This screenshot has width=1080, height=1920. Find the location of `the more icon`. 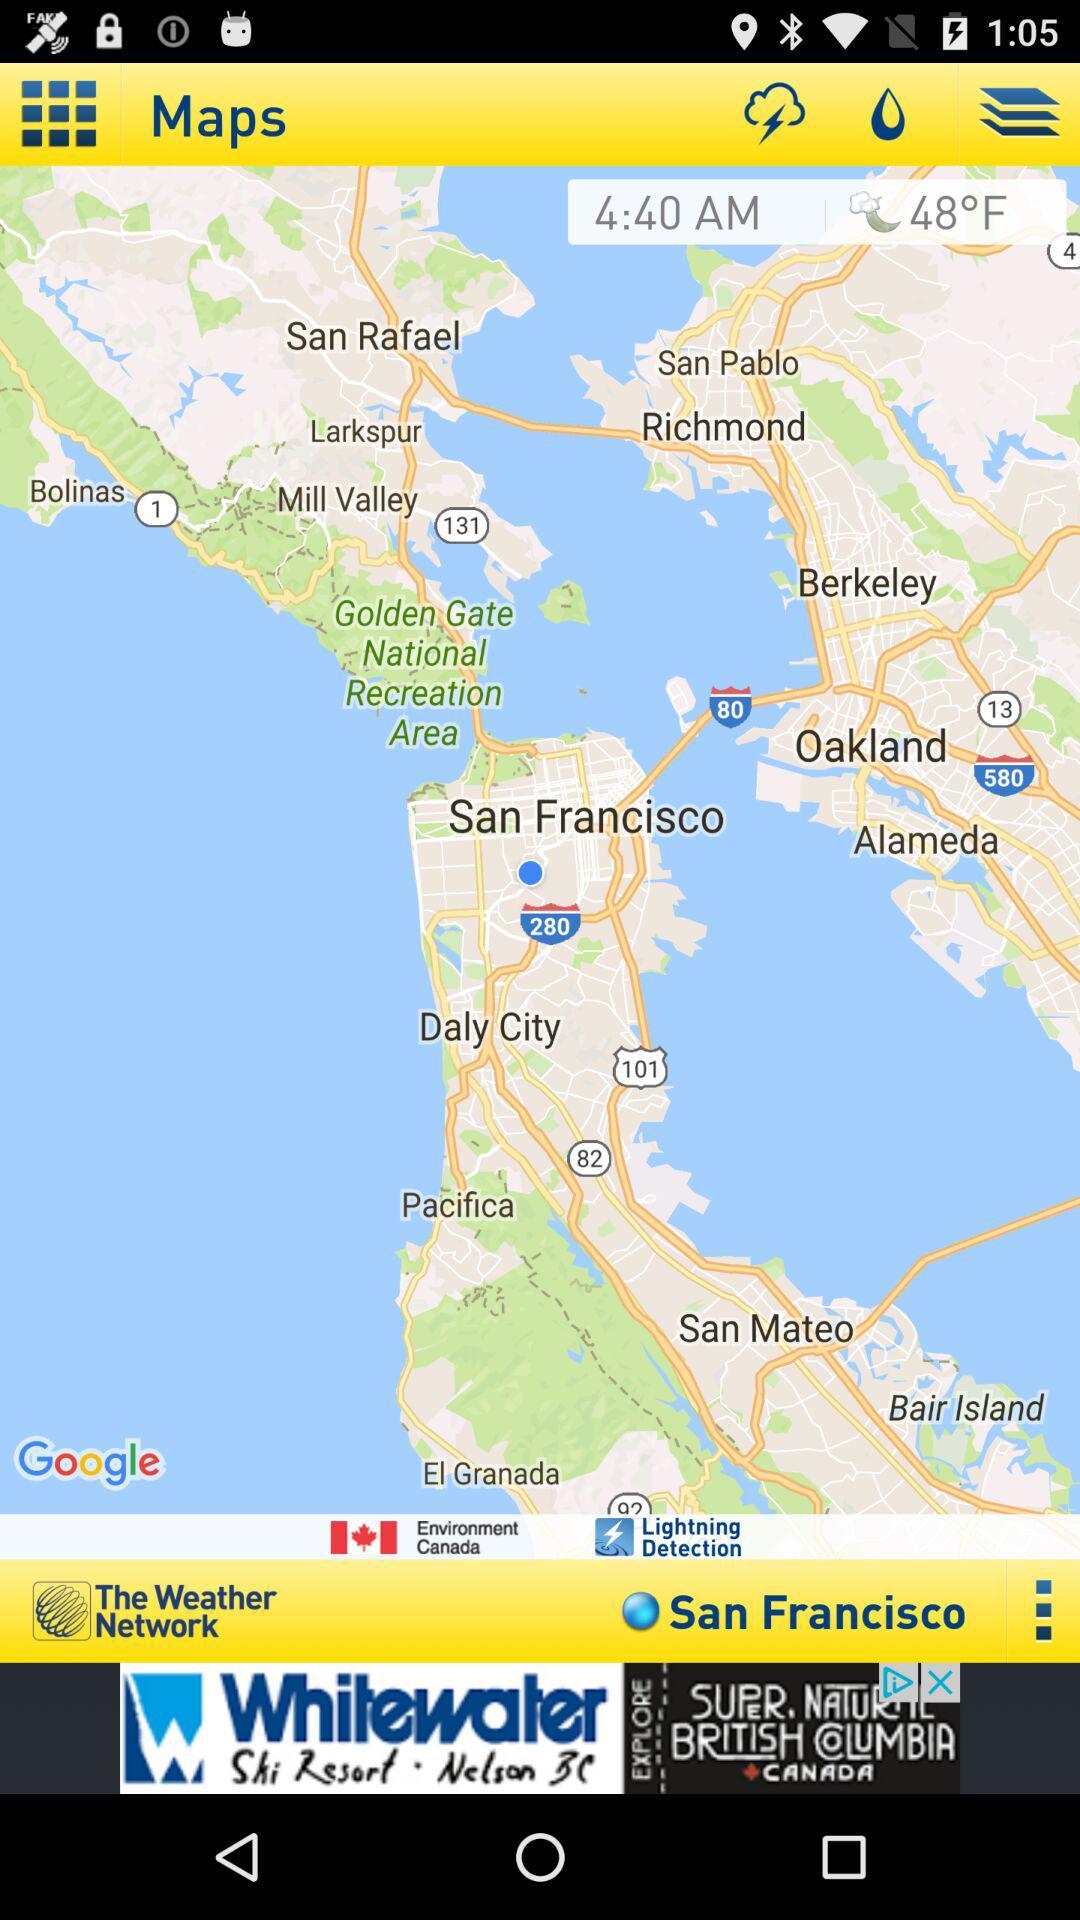

the more icon is located at coordinates (1043, 1723).